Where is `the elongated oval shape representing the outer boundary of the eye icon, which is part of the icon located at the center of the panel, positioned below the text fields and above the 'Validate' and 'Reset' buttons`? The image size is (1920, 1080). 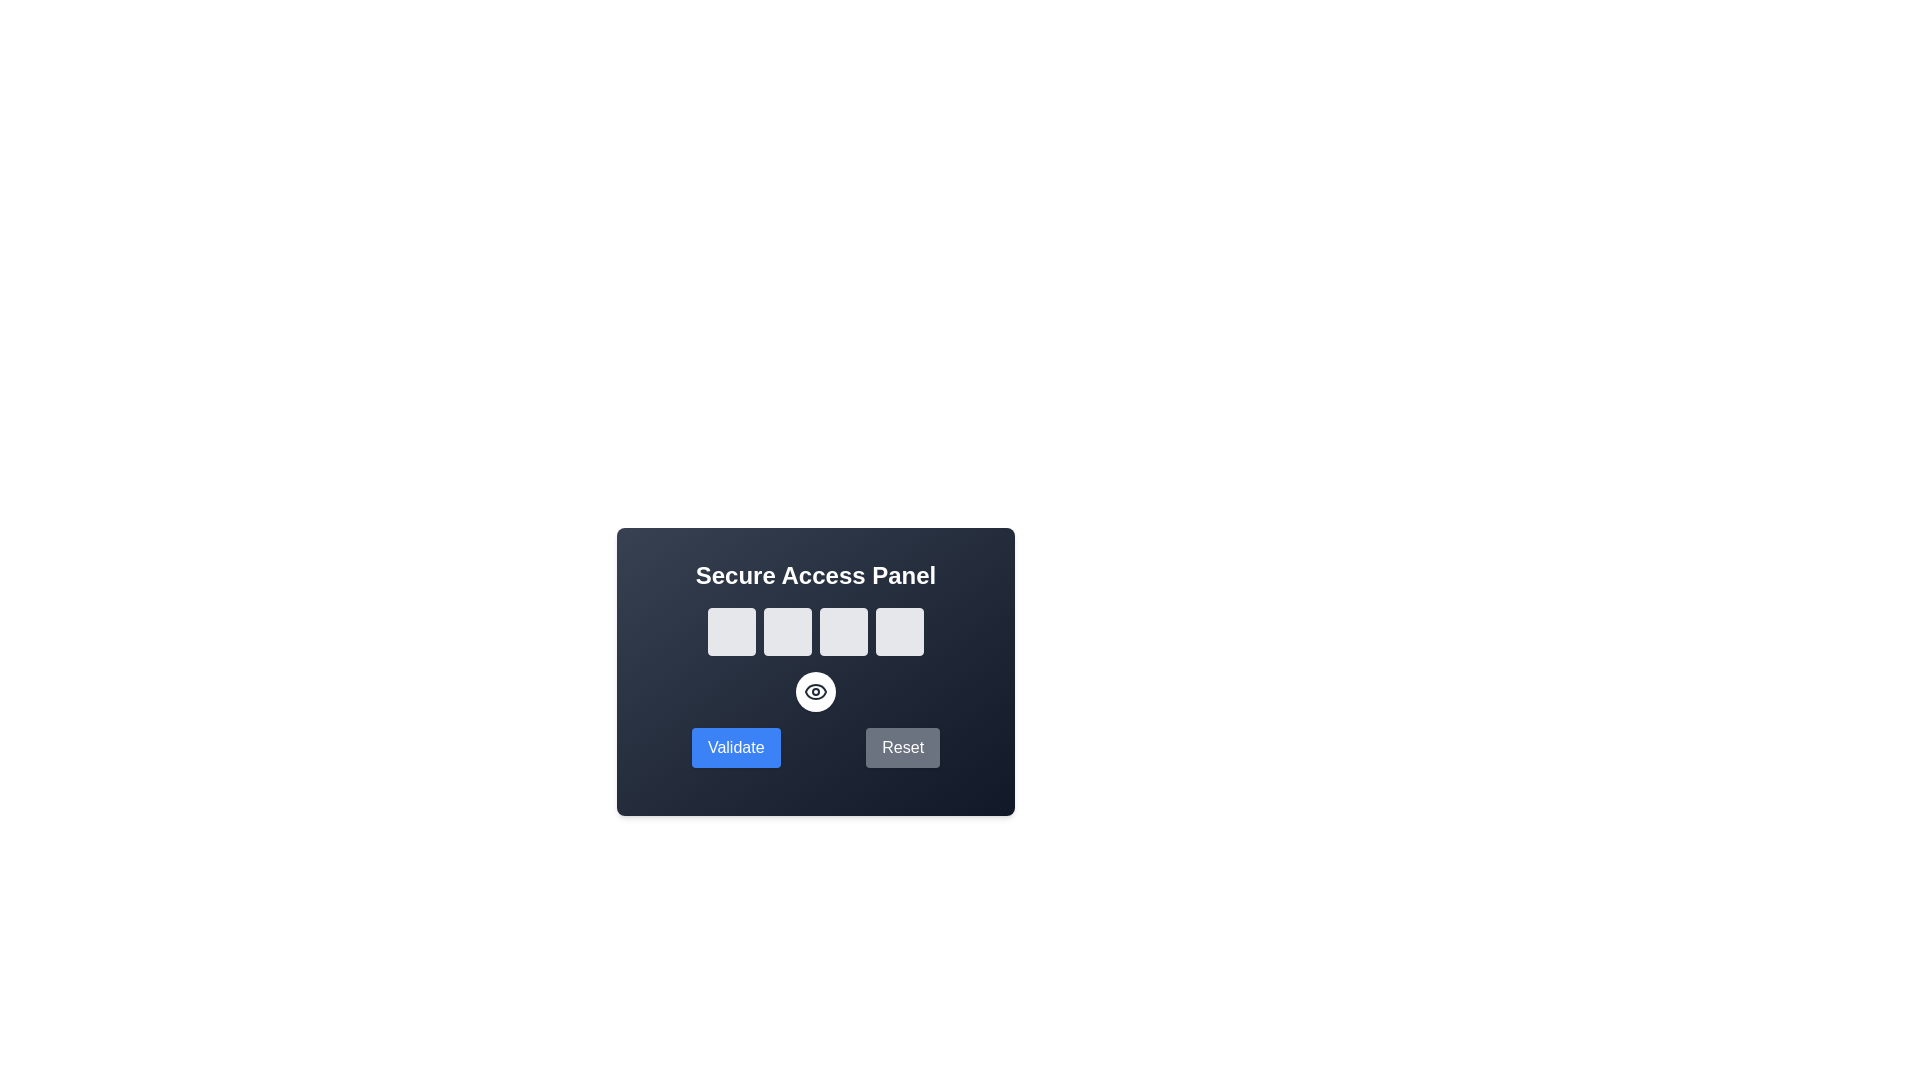
the elongated oval shape representing the outer boundary of the eye icon, which is part of the icon located at the center of the panel, positioned below the text fields and above the 'Validate' and 'Reset' buttons is located at coordinates (816, 690).